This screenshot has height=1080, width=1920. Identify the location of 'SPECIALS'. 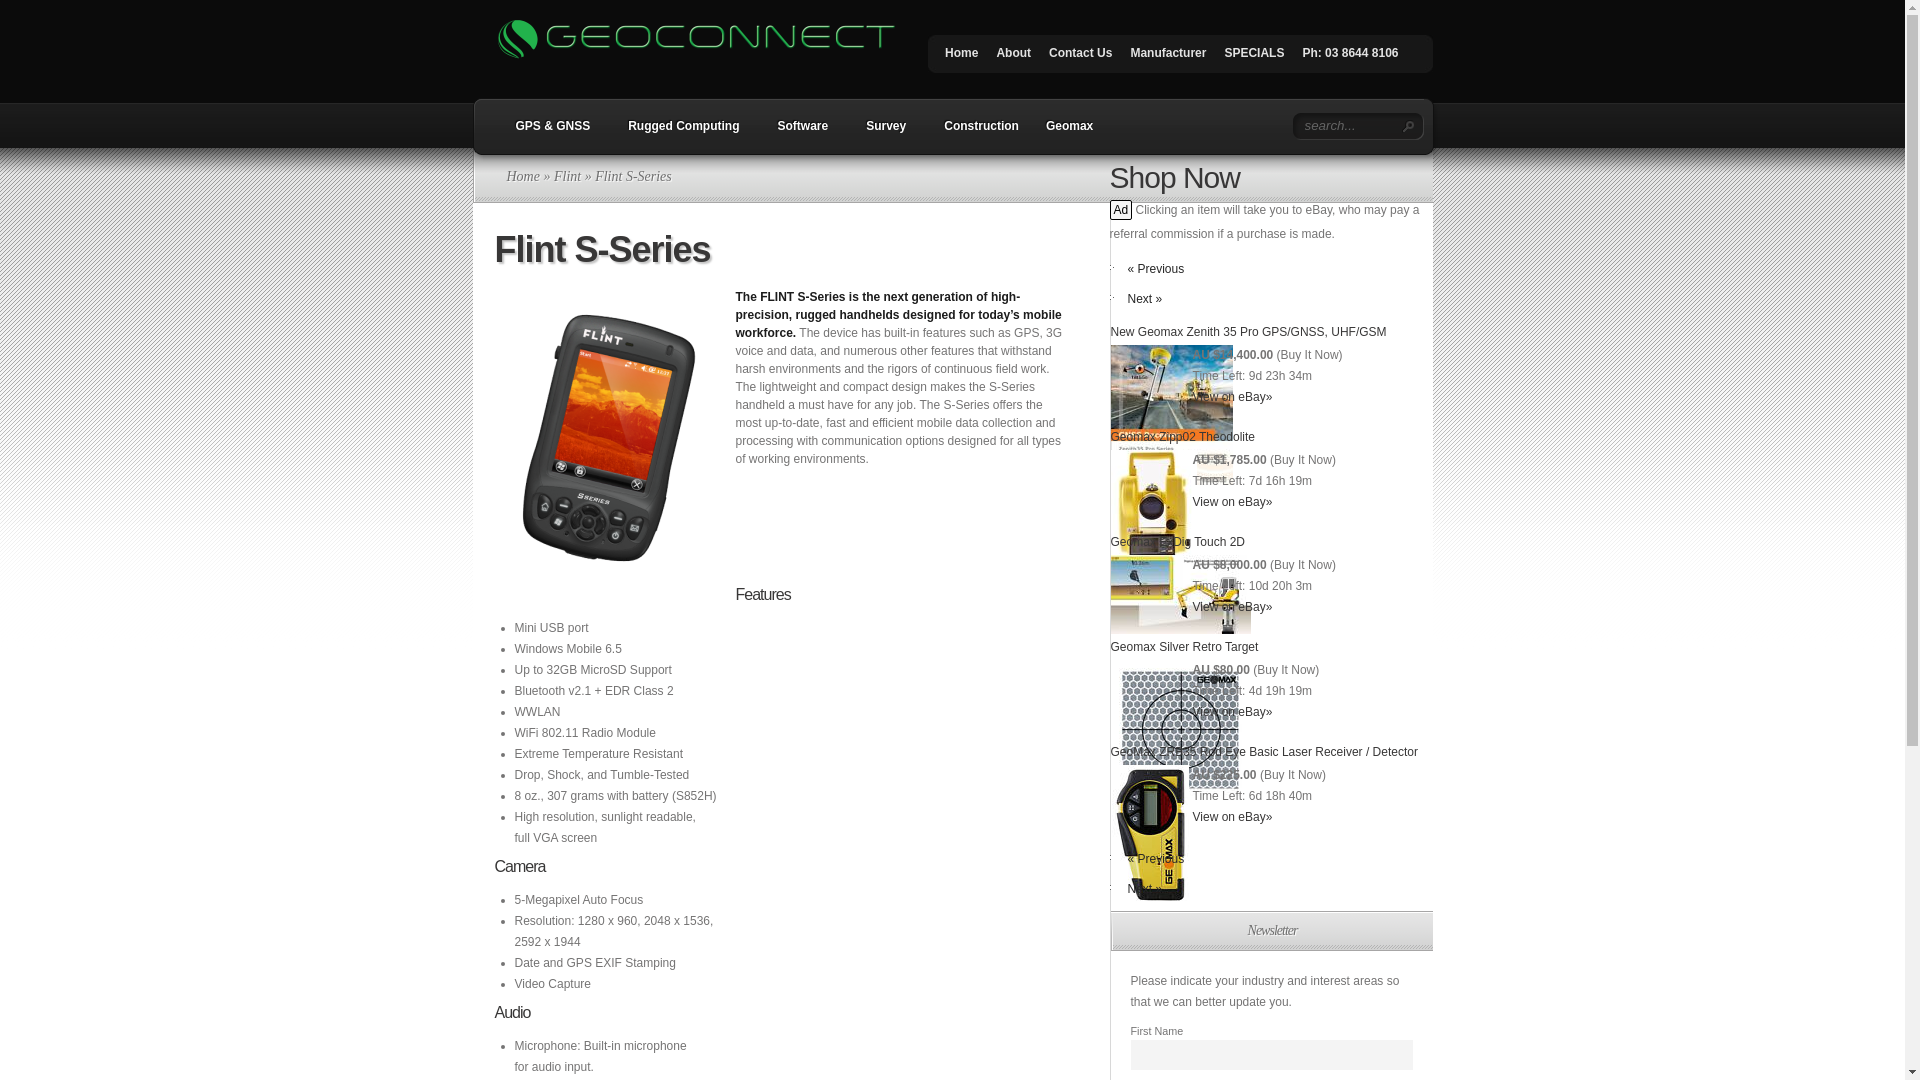
(1252, 56).